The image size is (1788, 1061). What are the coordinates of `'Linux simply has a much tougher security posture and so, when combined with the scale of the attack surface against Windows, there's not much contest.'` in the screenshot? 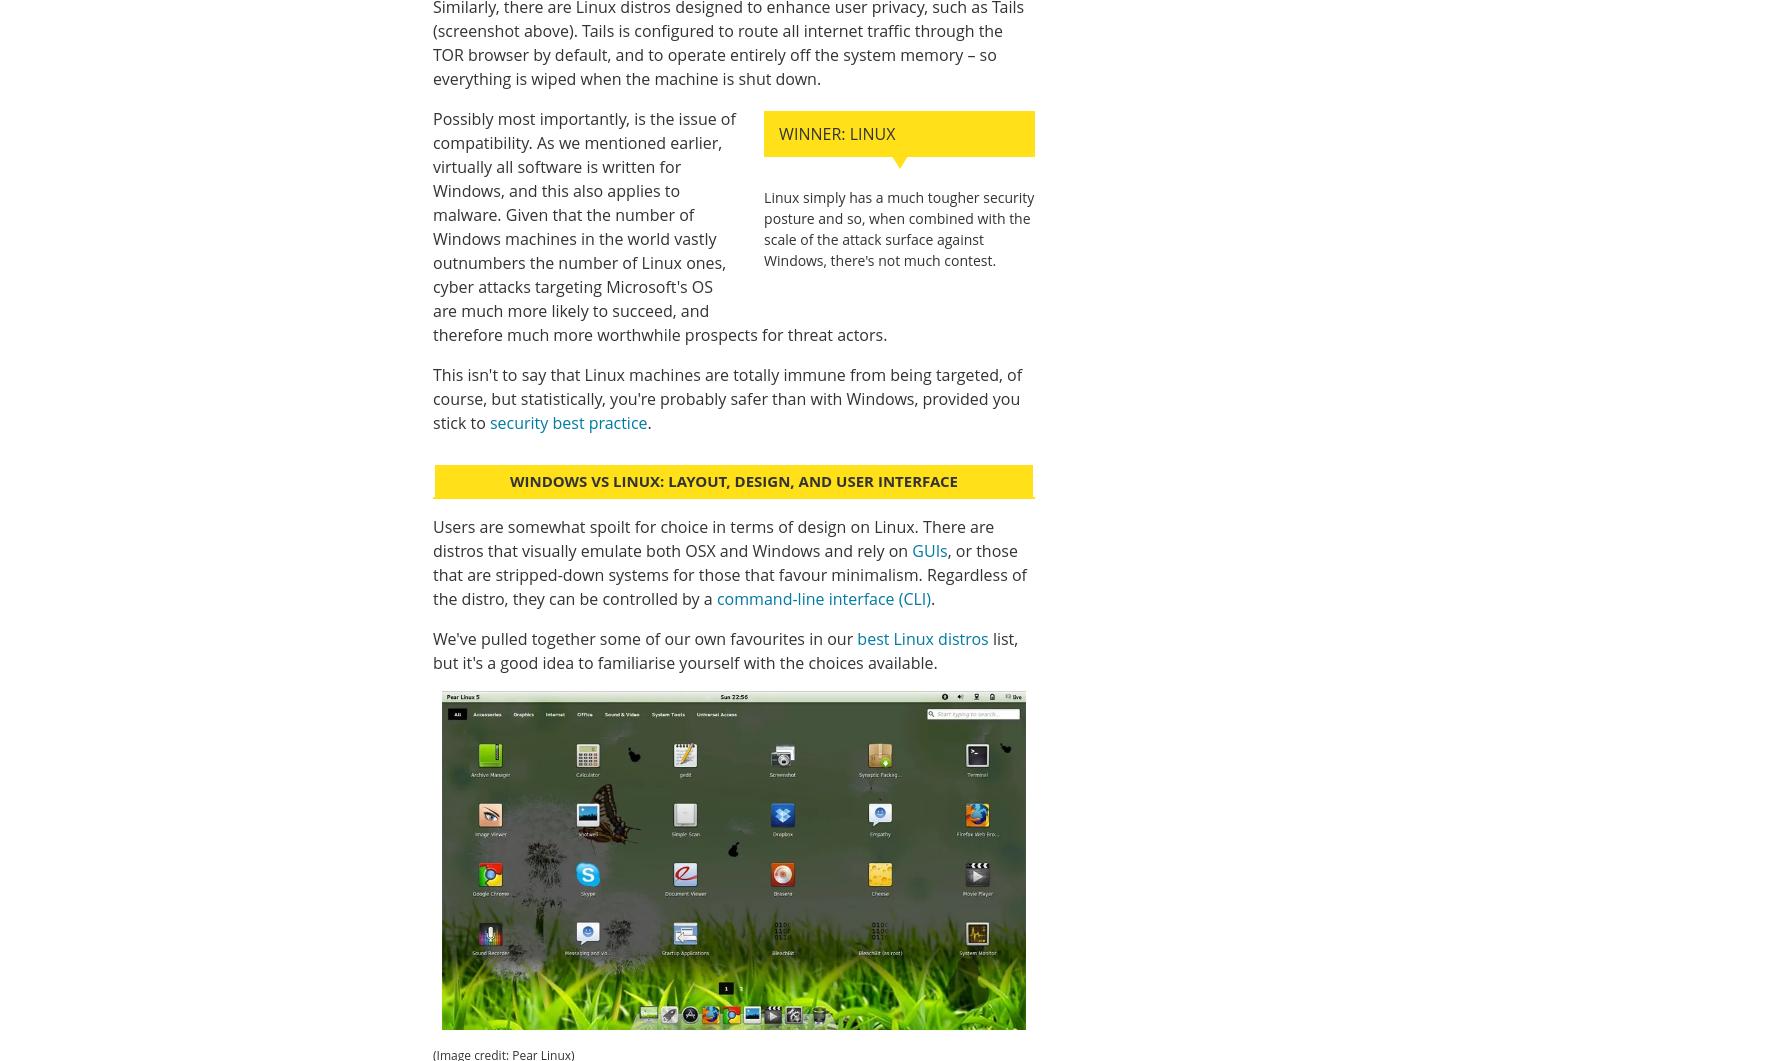 It's located at (899, 227).